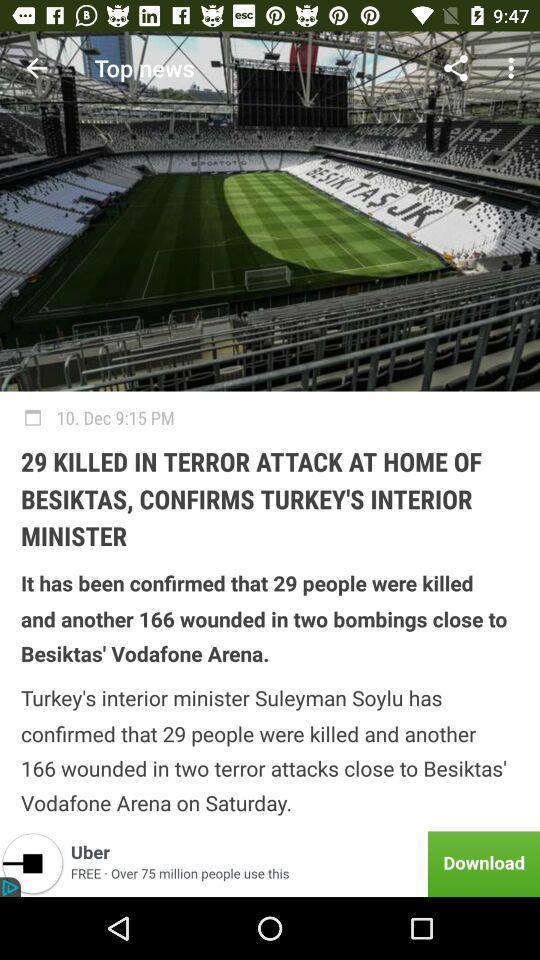 The height and width of the screenshot is (960, 540). I want to click on the item above 10 dec 9, so click(513, 68).